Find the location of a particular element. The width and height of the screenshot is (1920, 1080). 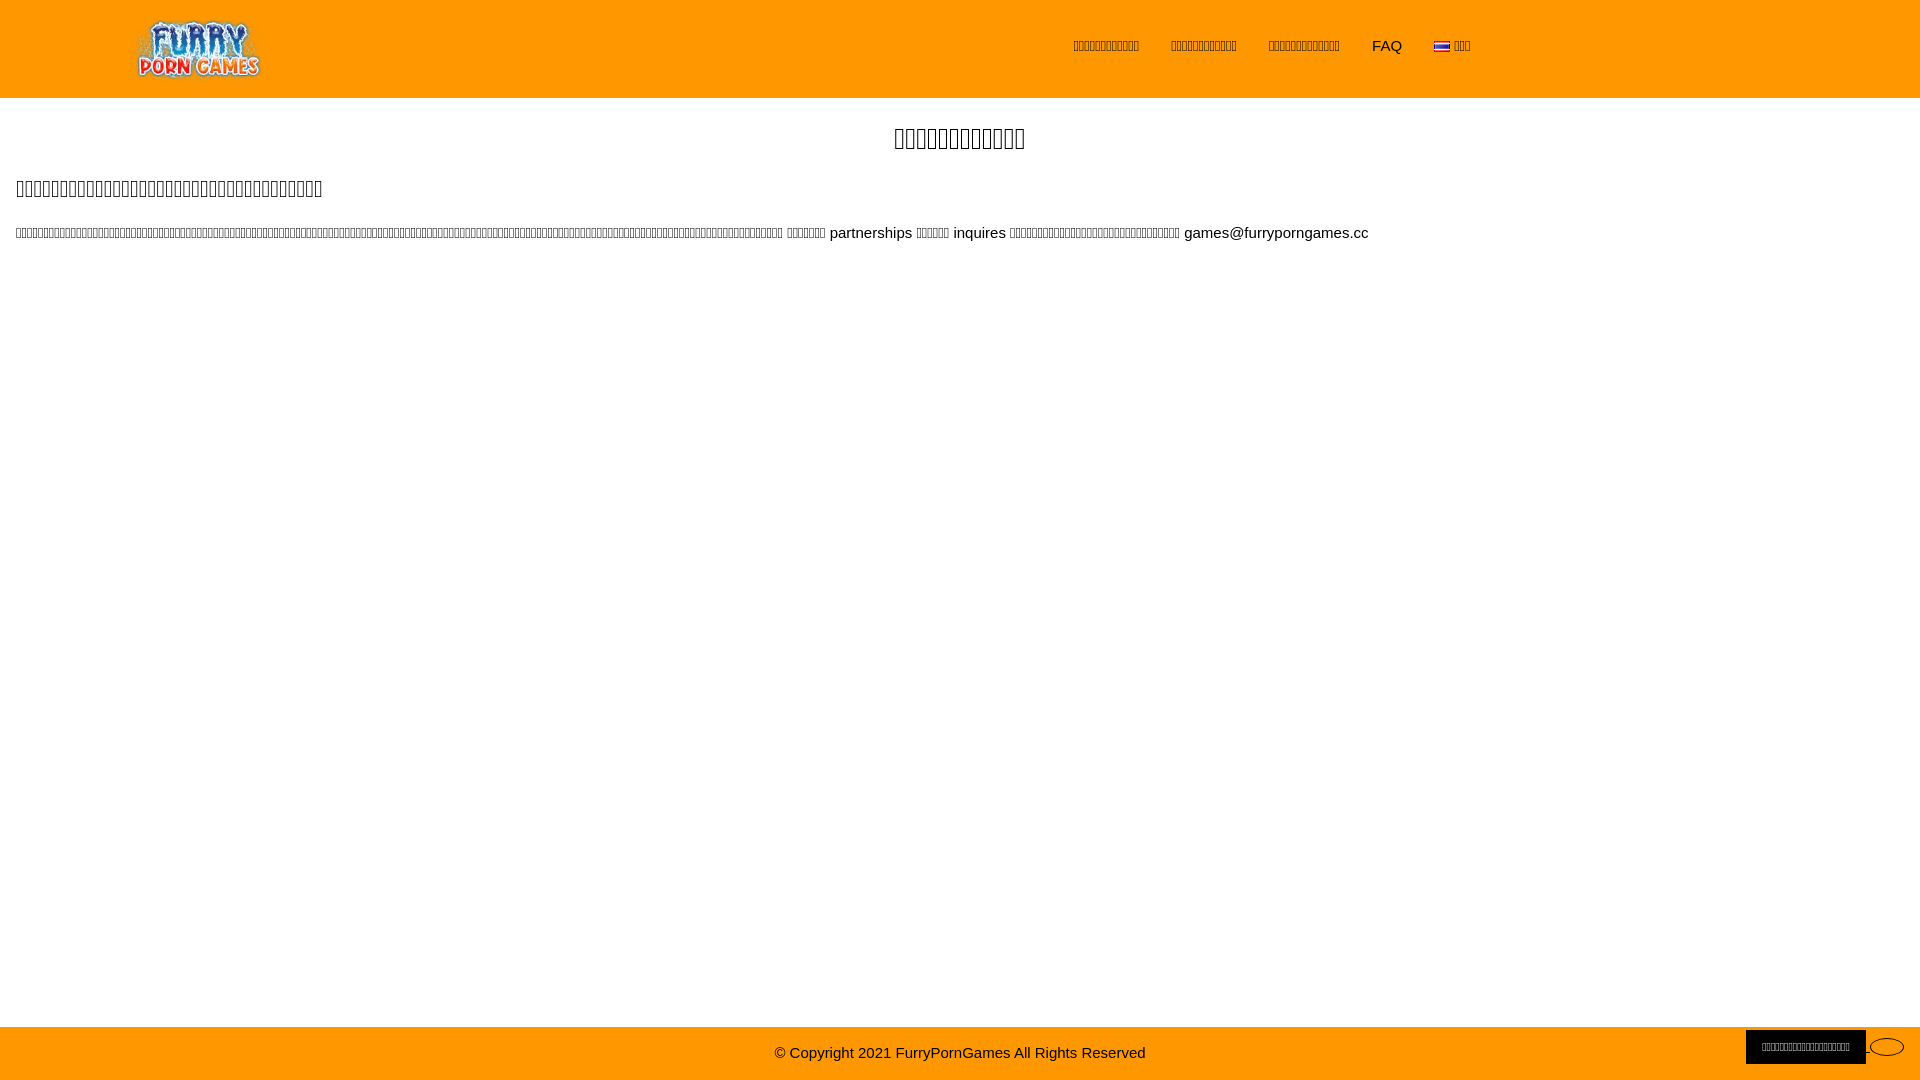

'FAQ' is located at coordinates (1356, 45).